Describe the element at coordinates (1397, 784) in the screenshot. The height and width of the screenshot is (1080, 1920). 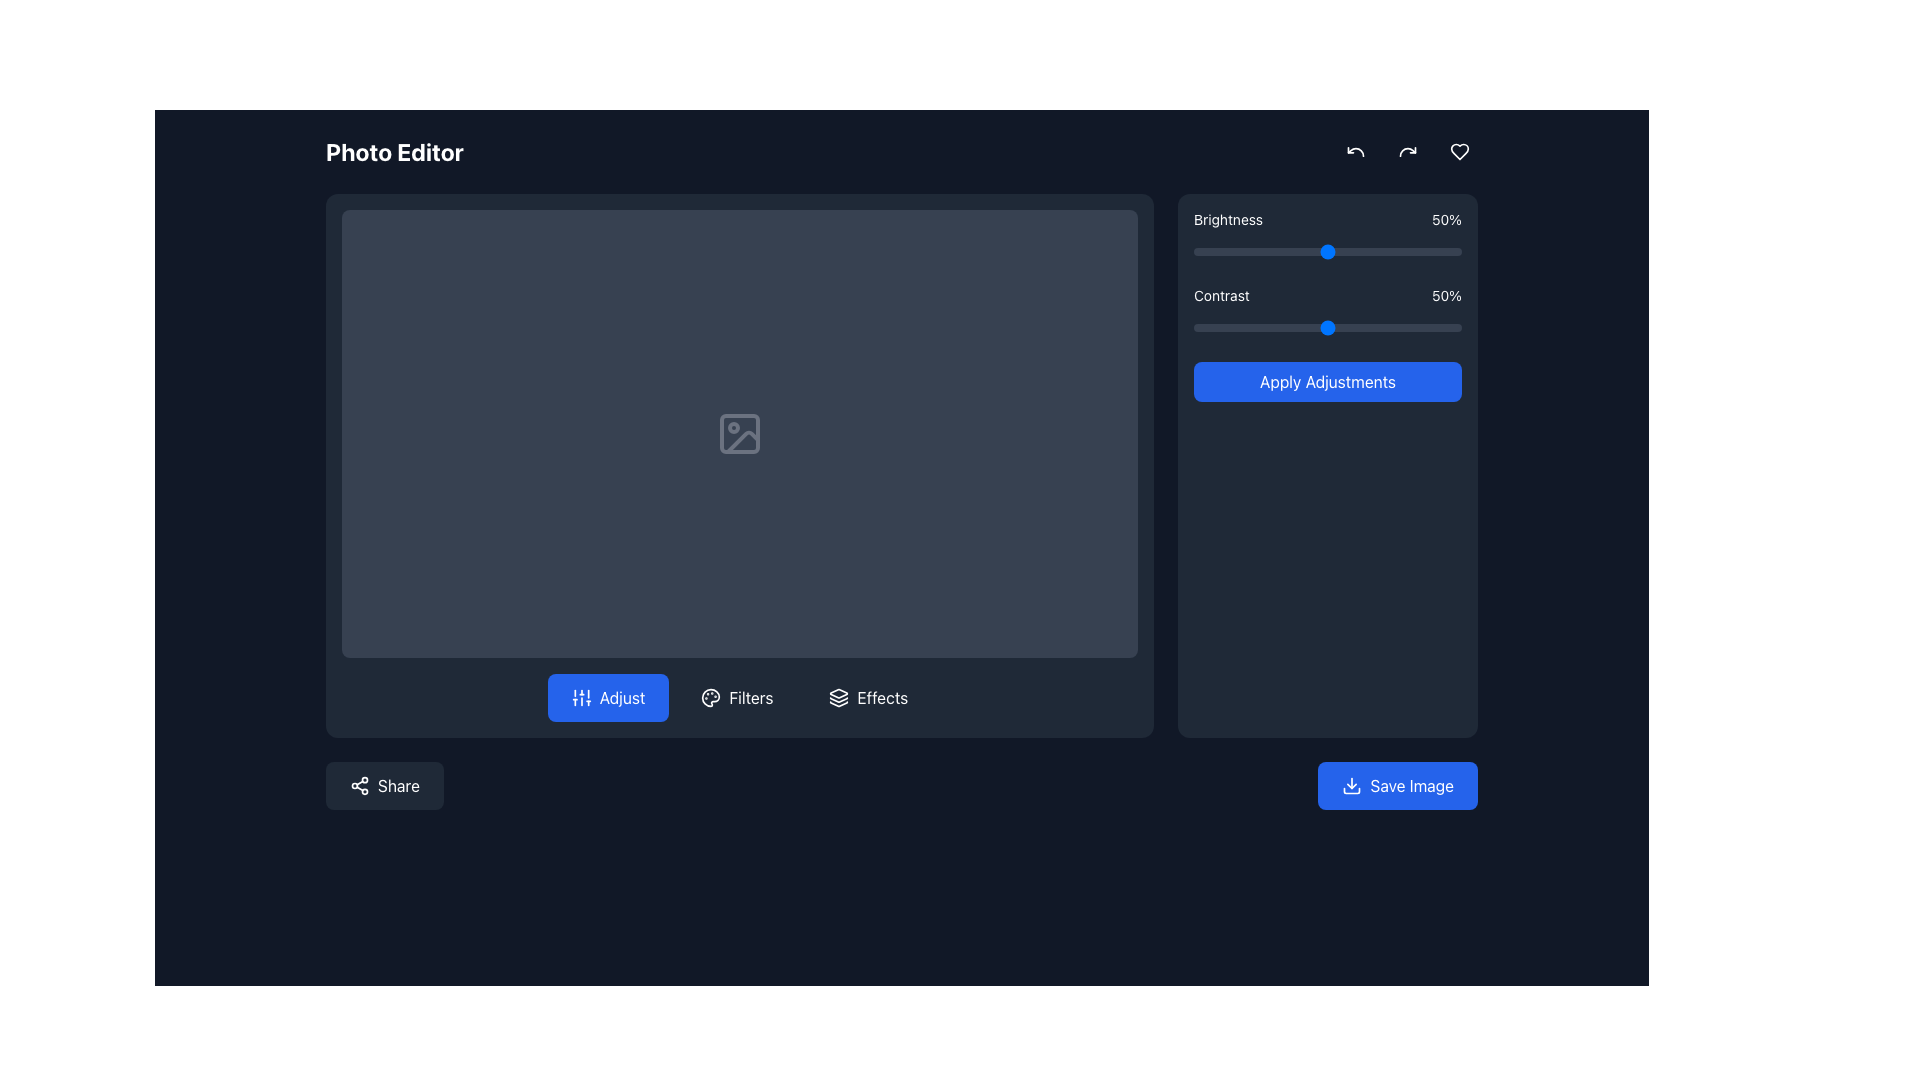
I see `the 'Save Image' button, which is a rectangular button with a blue background and white text, located at the bottom-right corner of the application interface` at that location.